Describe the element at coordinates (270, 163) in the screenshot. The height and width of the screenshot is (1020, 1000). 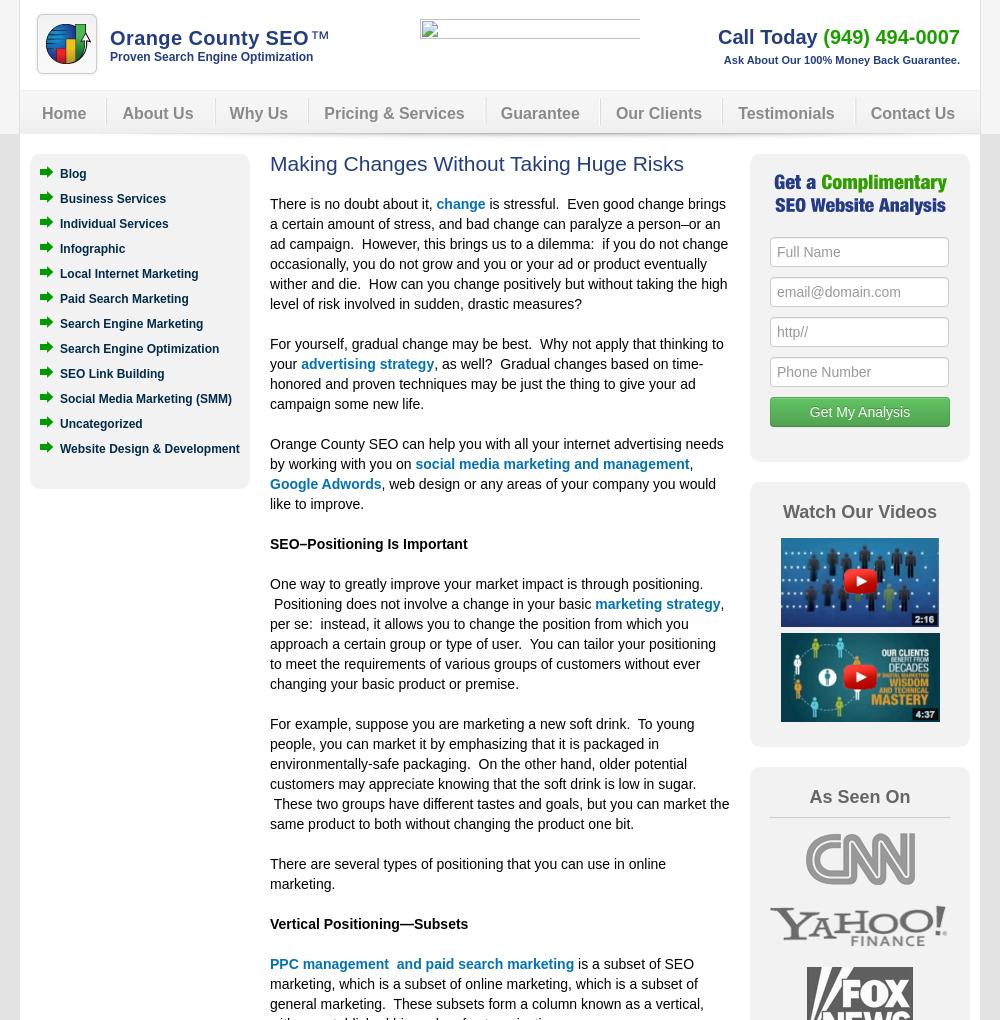
I see `'Making Changes Without Taking Huge Risks'` at that location.